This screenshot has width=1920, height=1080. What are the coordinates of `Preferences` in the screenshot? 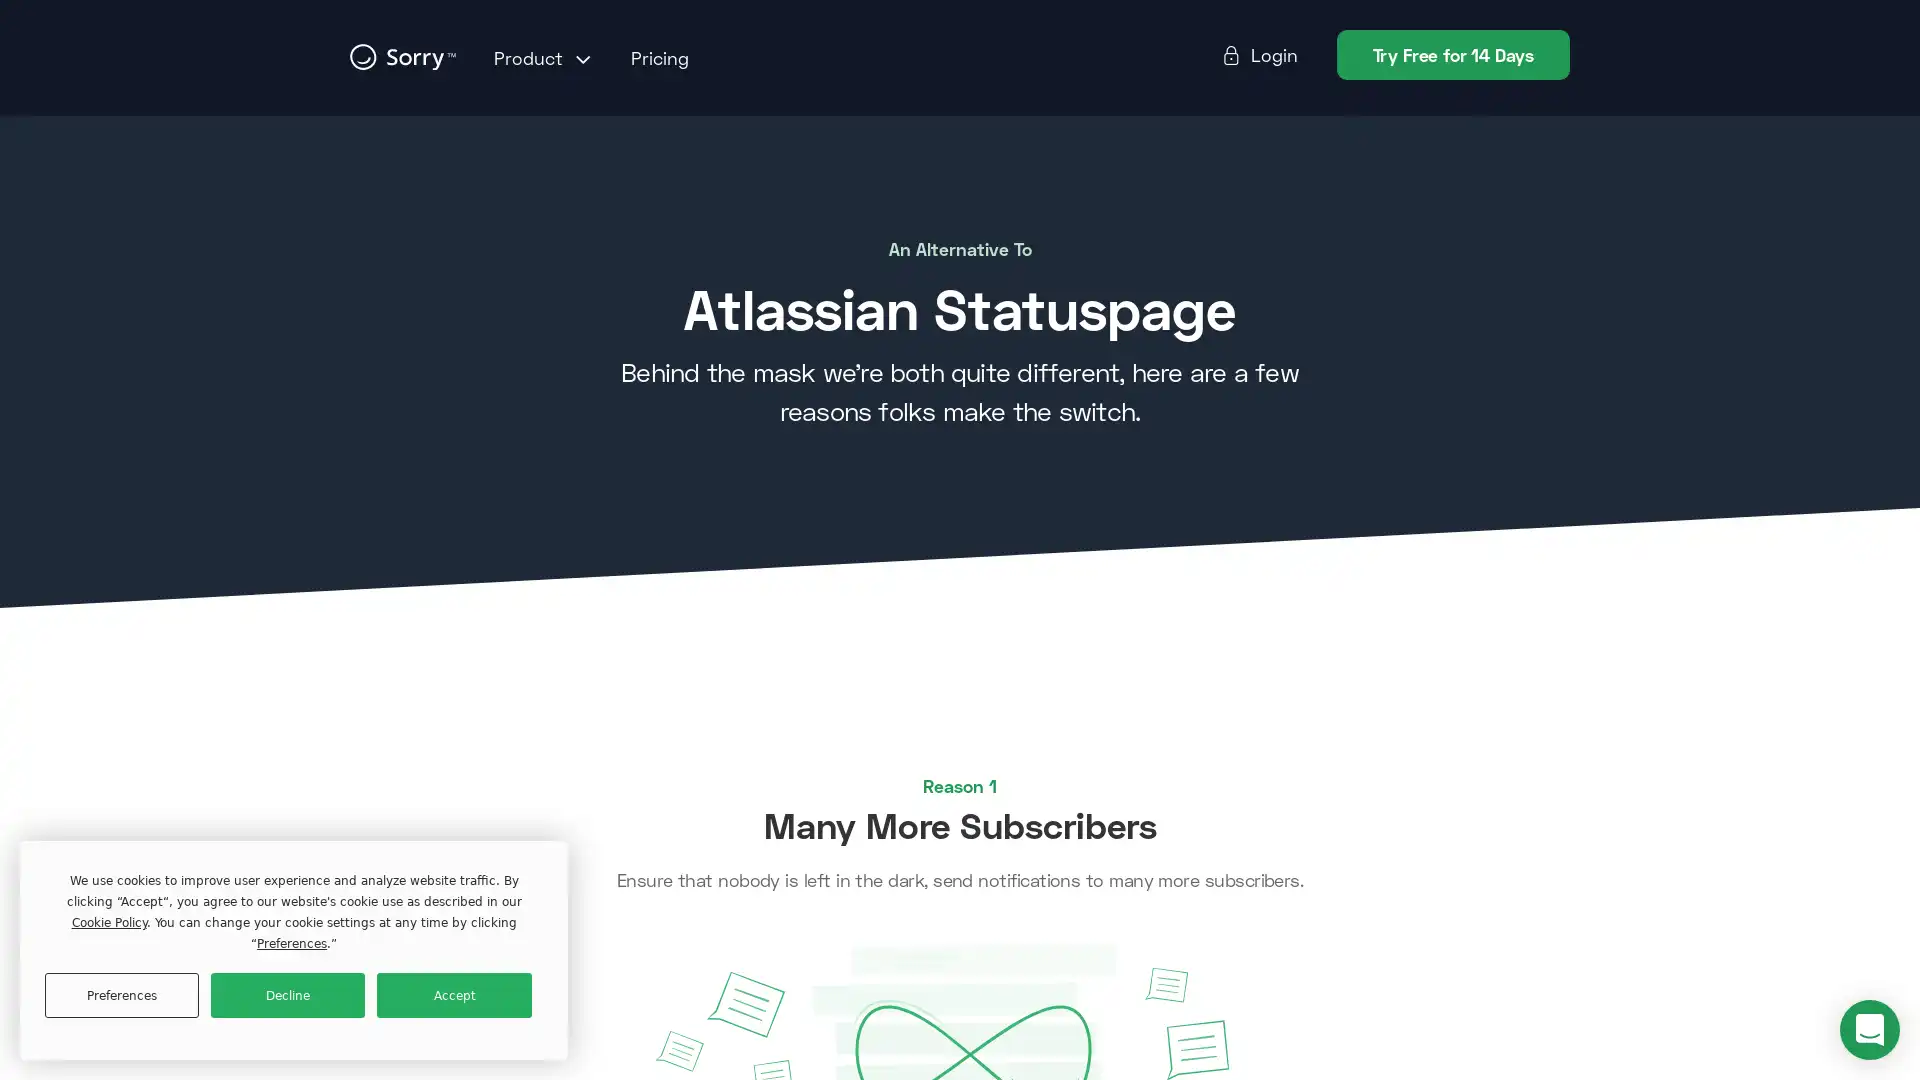 It's located at (120, 995).